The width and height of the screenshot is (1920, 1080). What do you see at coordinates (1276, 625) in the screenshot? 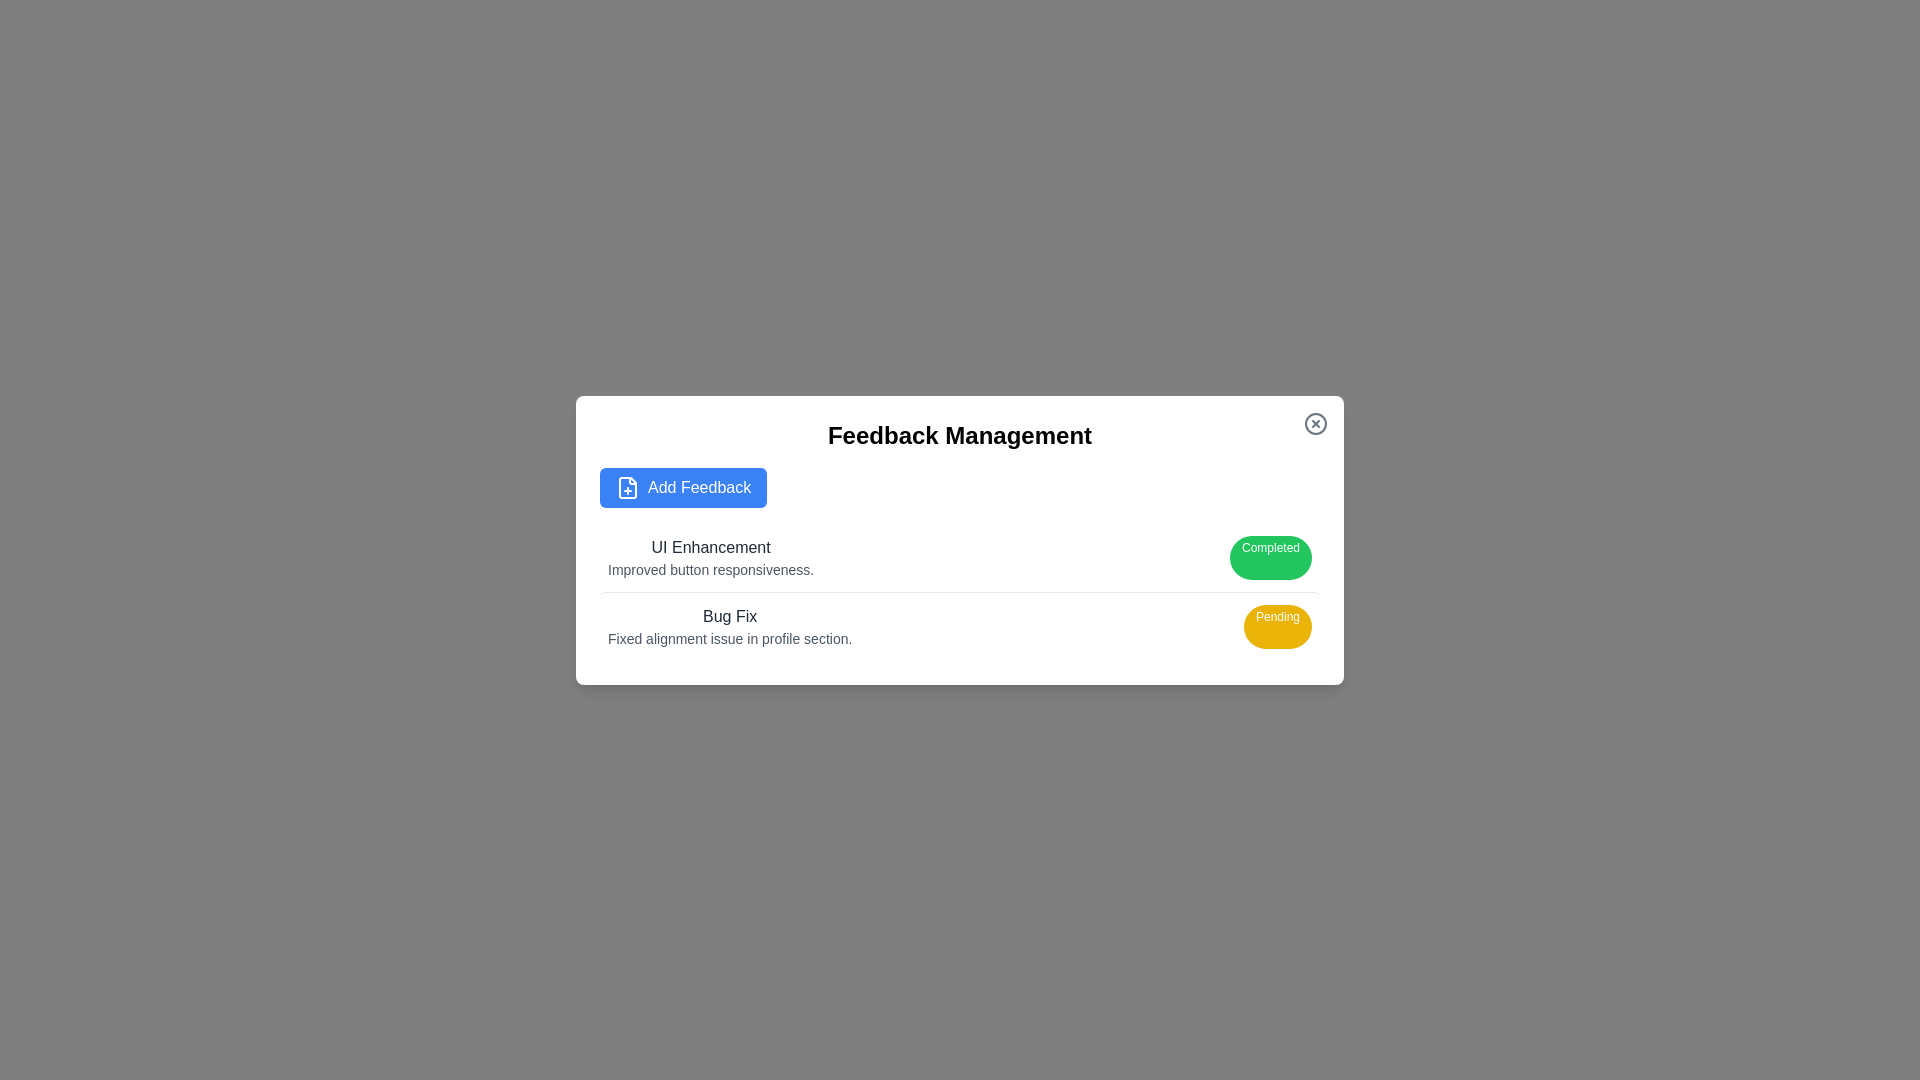
I see `status text from the status indicator that shows 'Pending' for the feedback entry titled 'Bug Fix.'` at bounding box center [1276, 625].